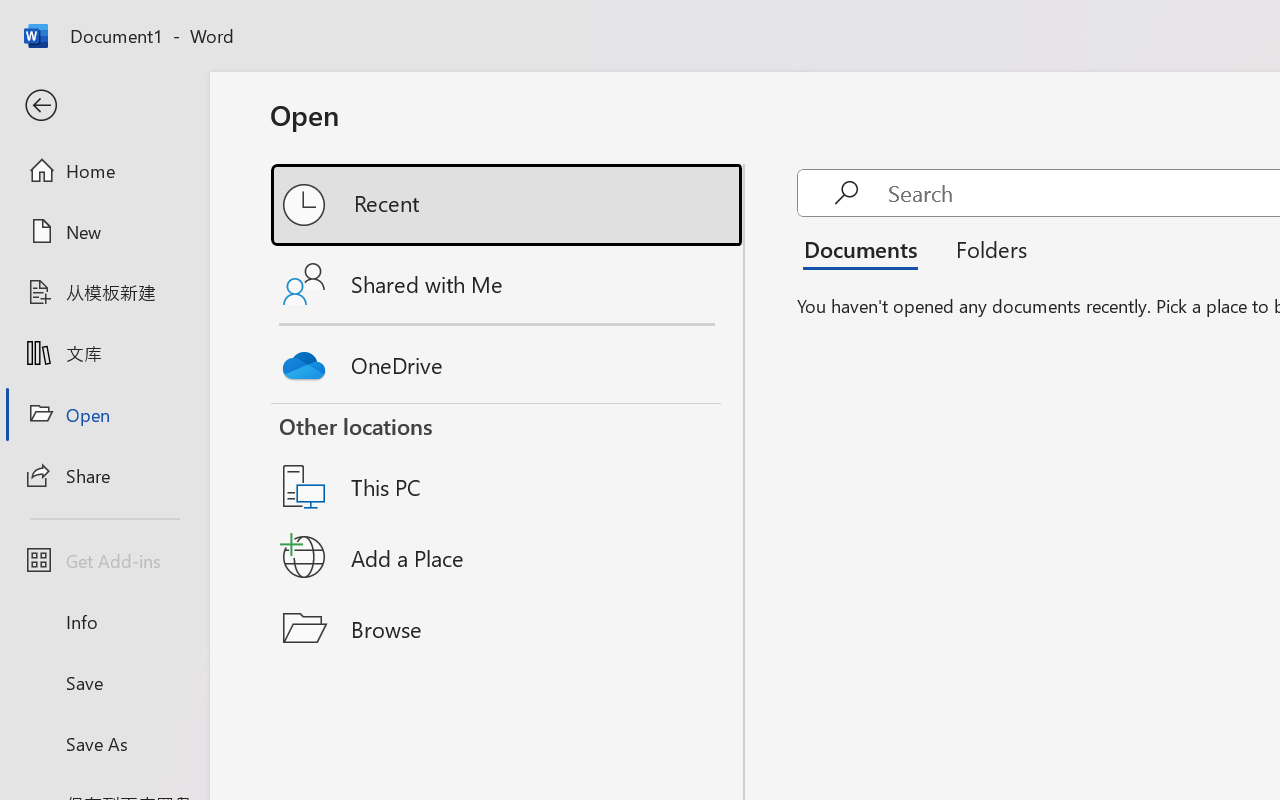  Describe the element at coordinates (103, 743) in the screenshot. I see `'Save As'` at that location.